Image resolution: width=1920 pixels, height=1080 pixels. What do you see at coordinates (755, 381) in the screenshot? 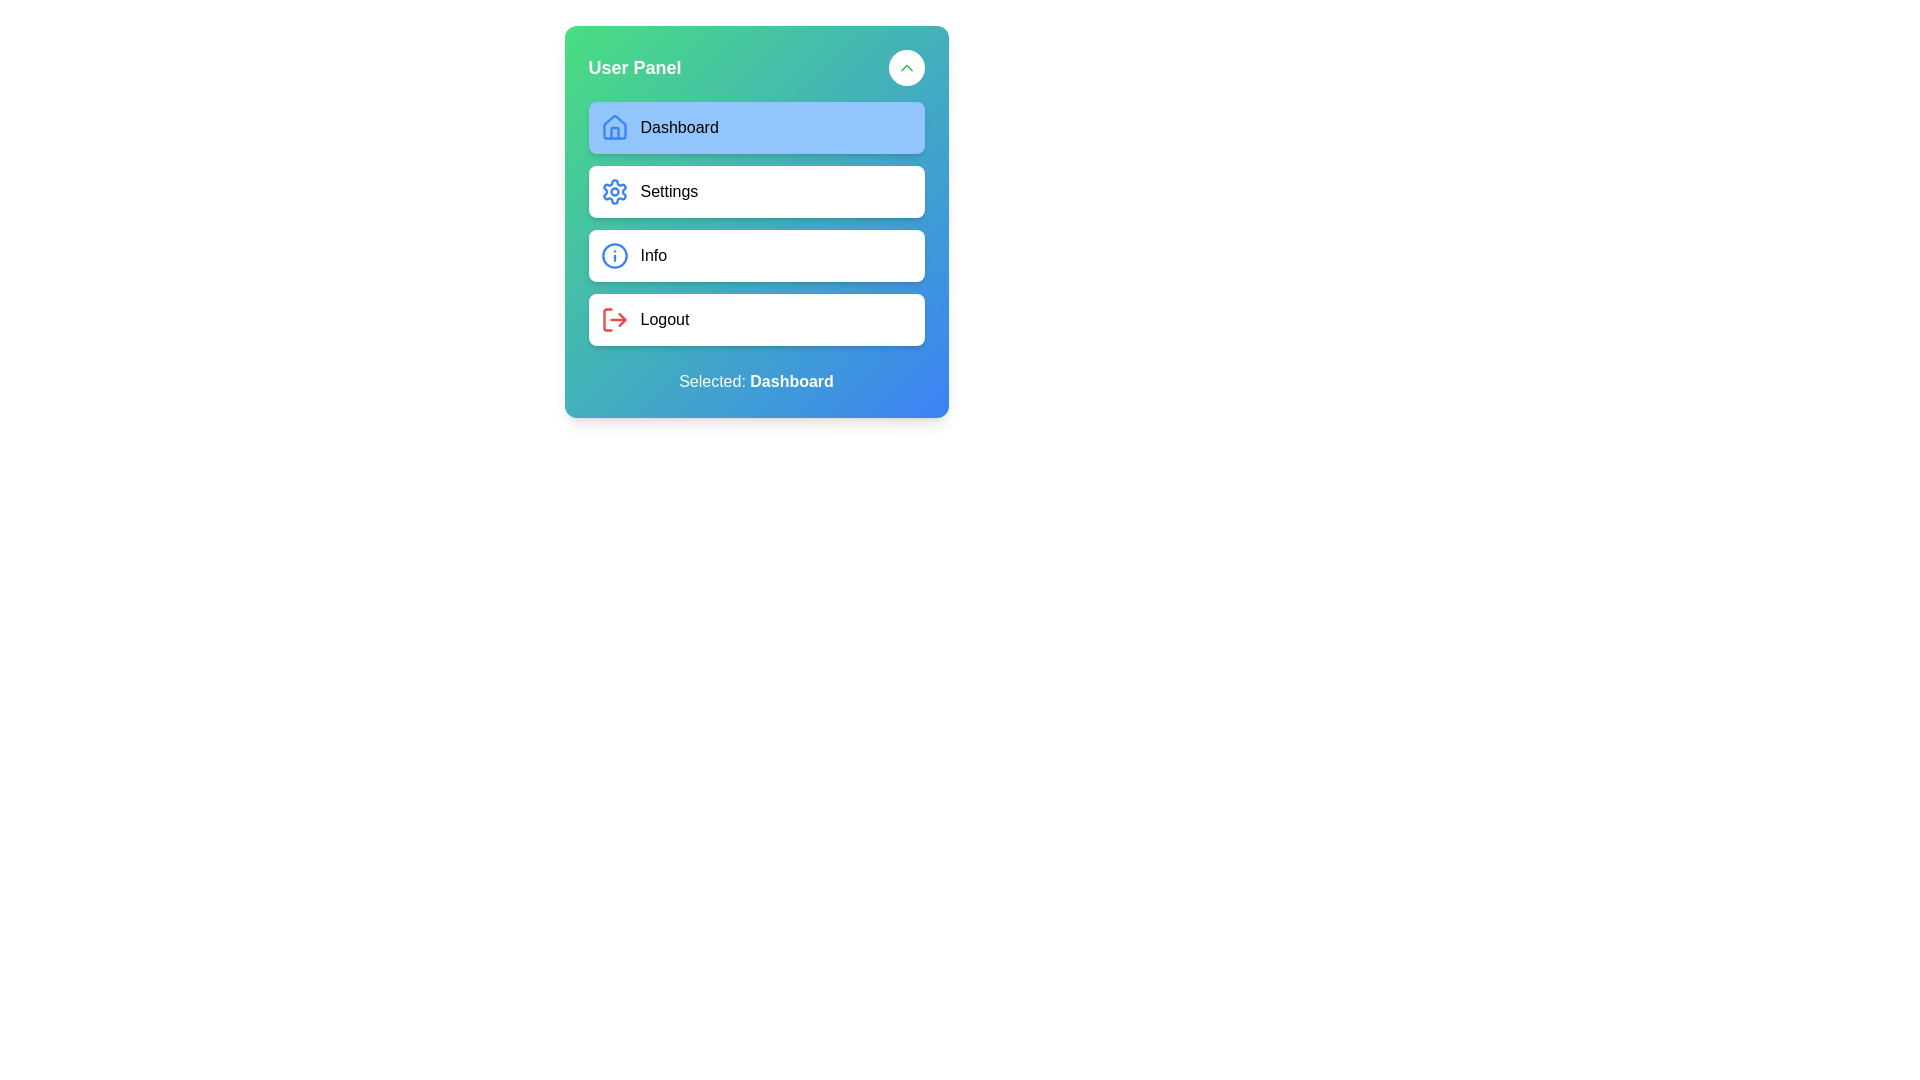
I see `static informational label element that displays the text 'Selected: Dashboard,' located at the bottom of the menu card` at bounding box center [755, 381].